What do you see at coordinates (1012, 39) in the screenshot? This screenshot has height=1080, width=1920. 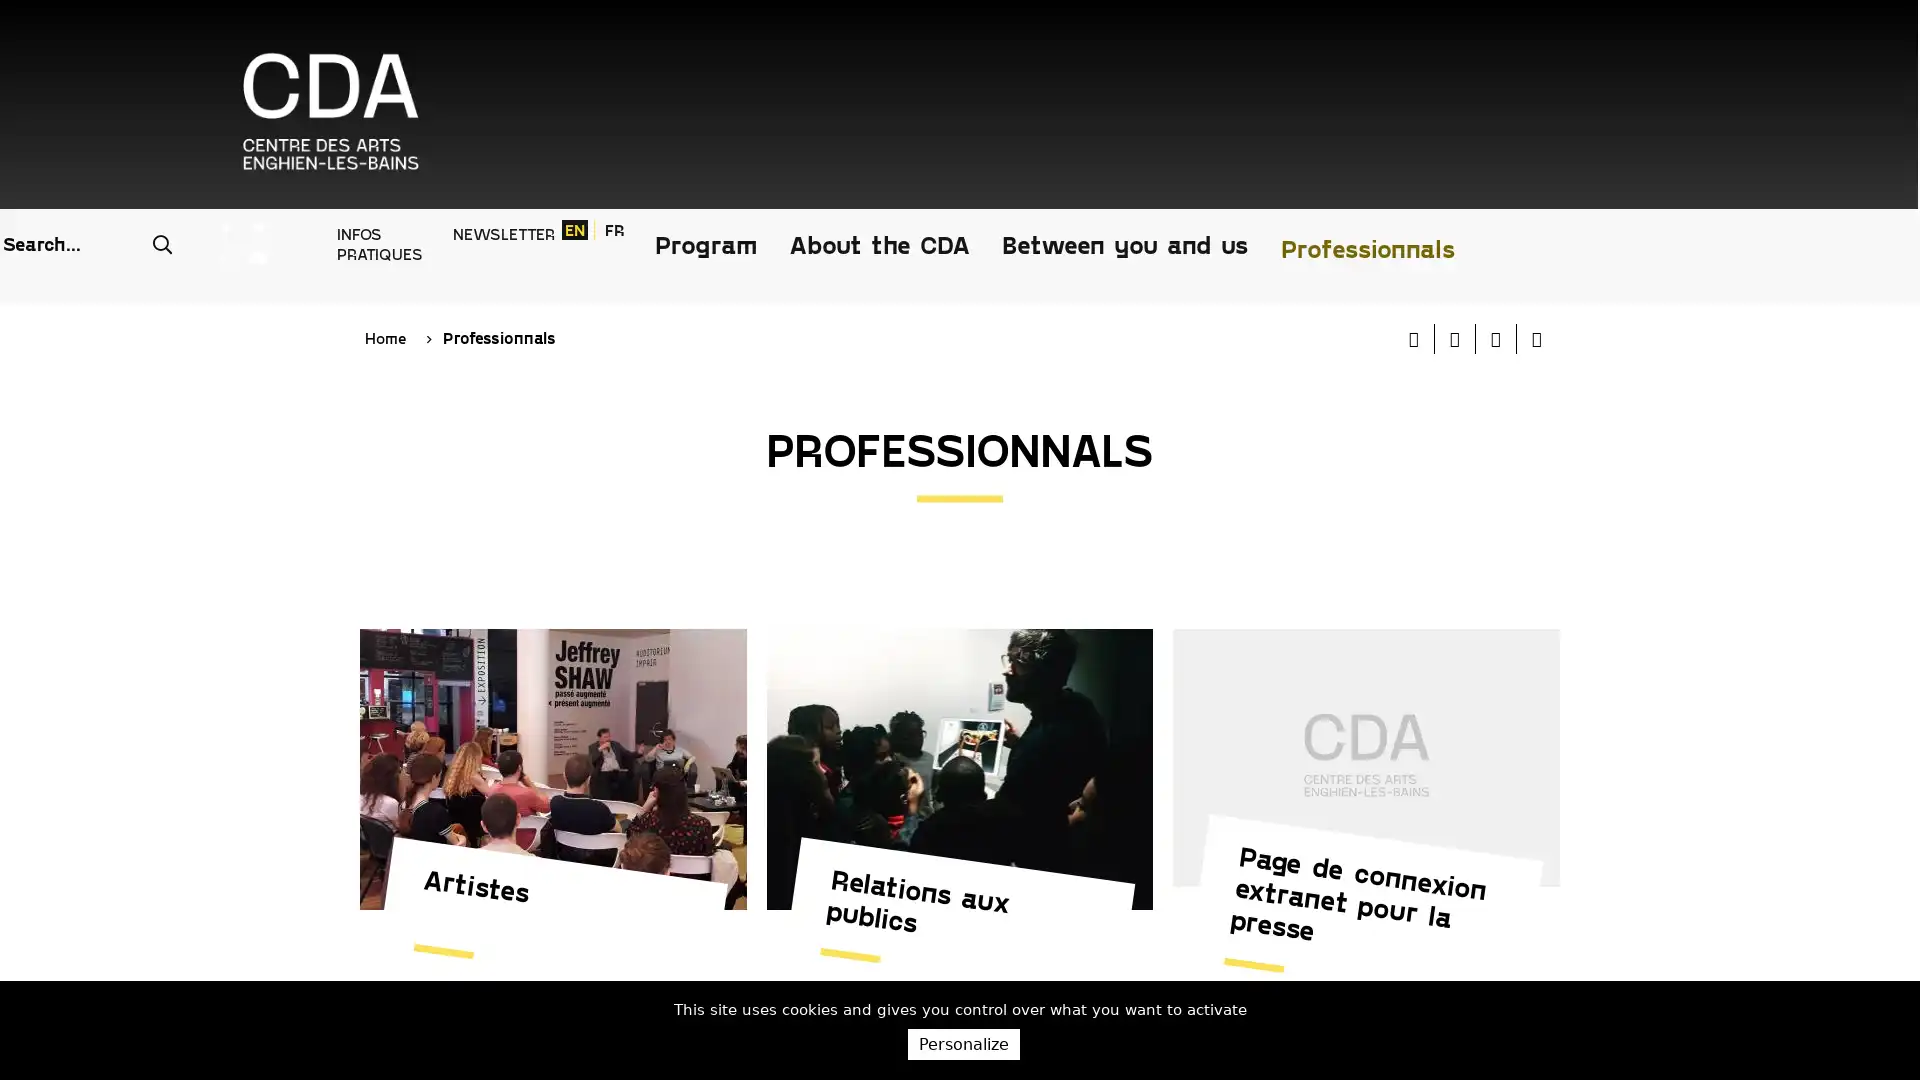 I see `Search all the site` at bounding box center [1012, 39].